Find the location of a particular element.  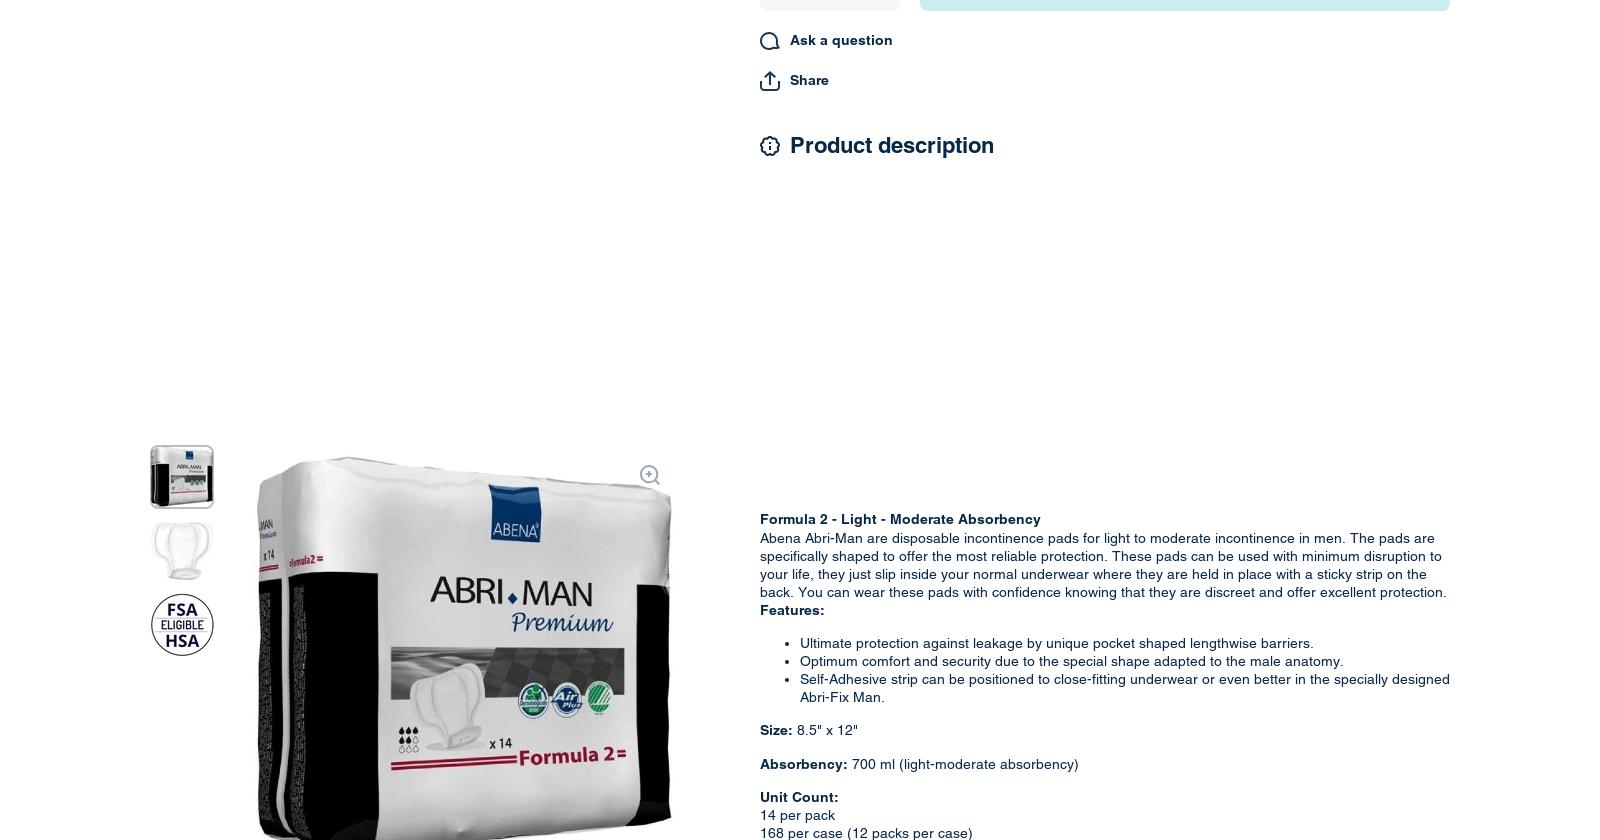

'Return Policy' is located at coordinates (851, 427).